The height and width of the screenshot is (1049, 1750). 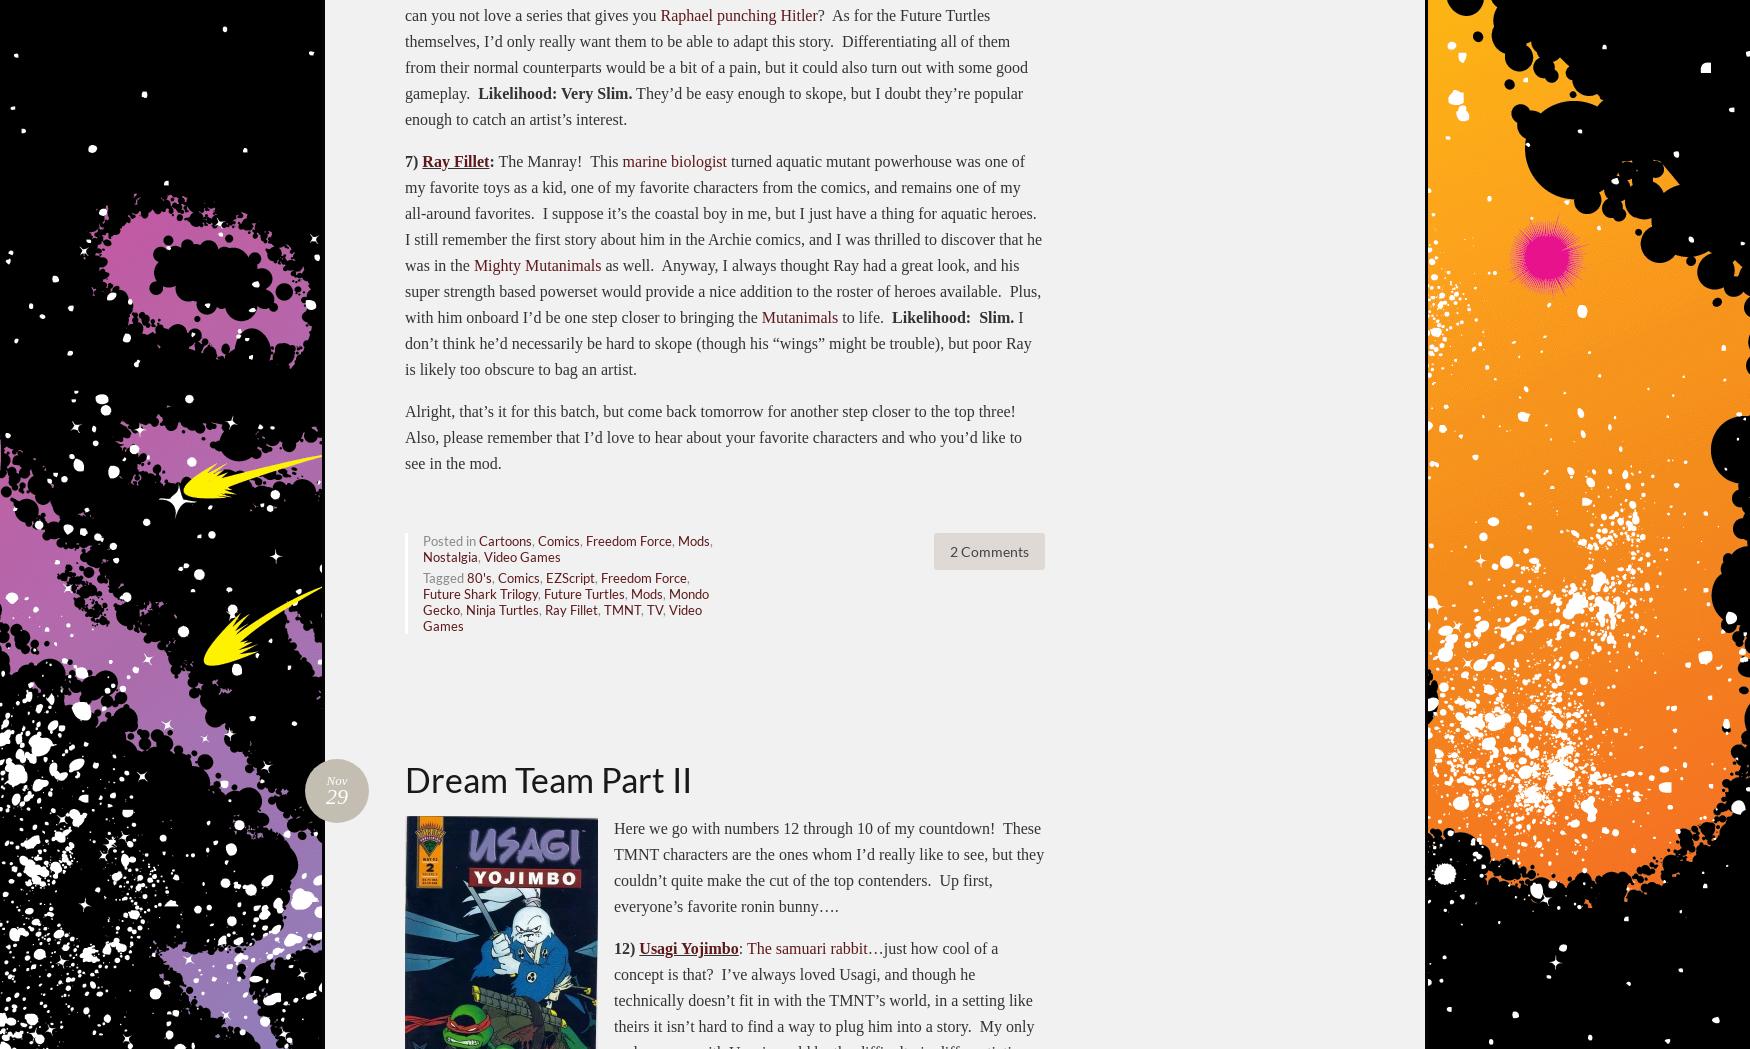 What do you see at coordinates (625, 947) in the screenshot?
I see `'12)'` at bounding box center [625, 947].